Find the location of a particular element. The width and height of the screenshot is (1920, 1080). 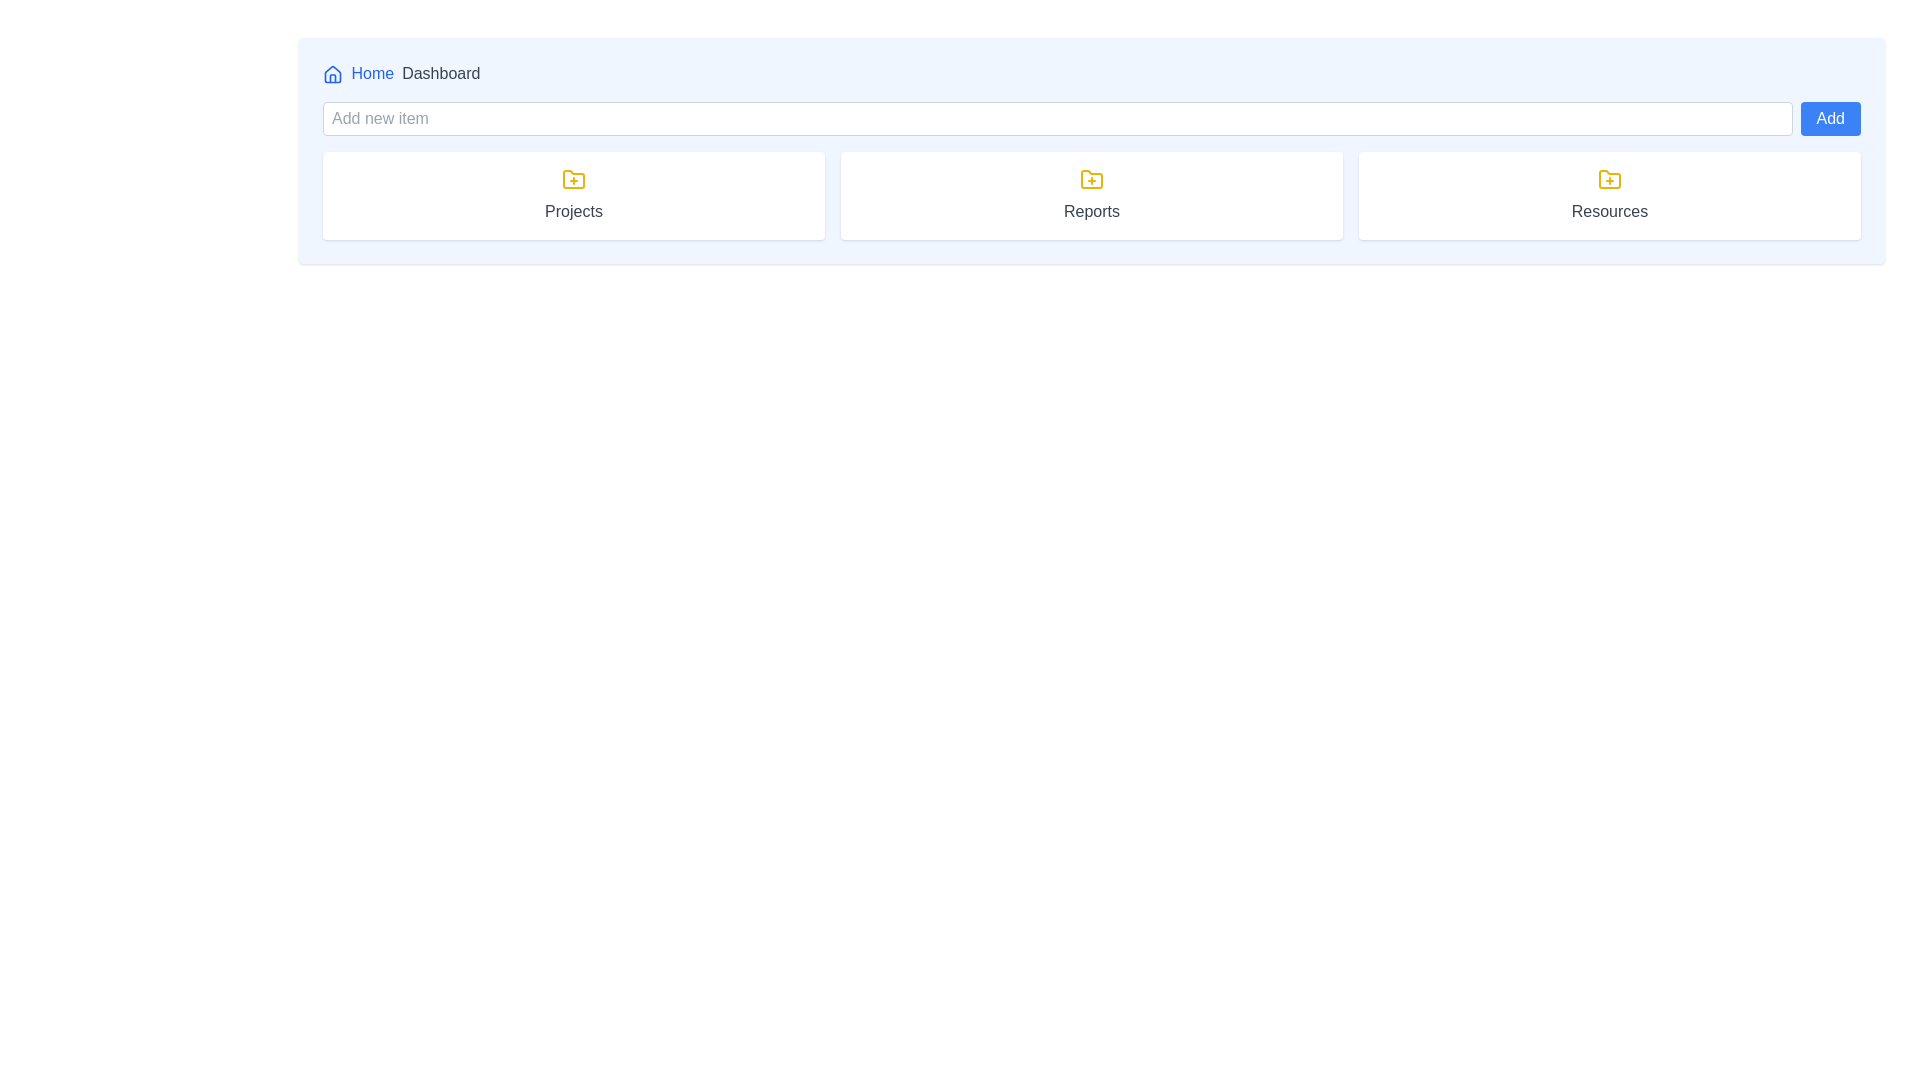

the 'Home' hyperlink located in the top-left corner of the navigational bar is located at coordinates (358, 72).